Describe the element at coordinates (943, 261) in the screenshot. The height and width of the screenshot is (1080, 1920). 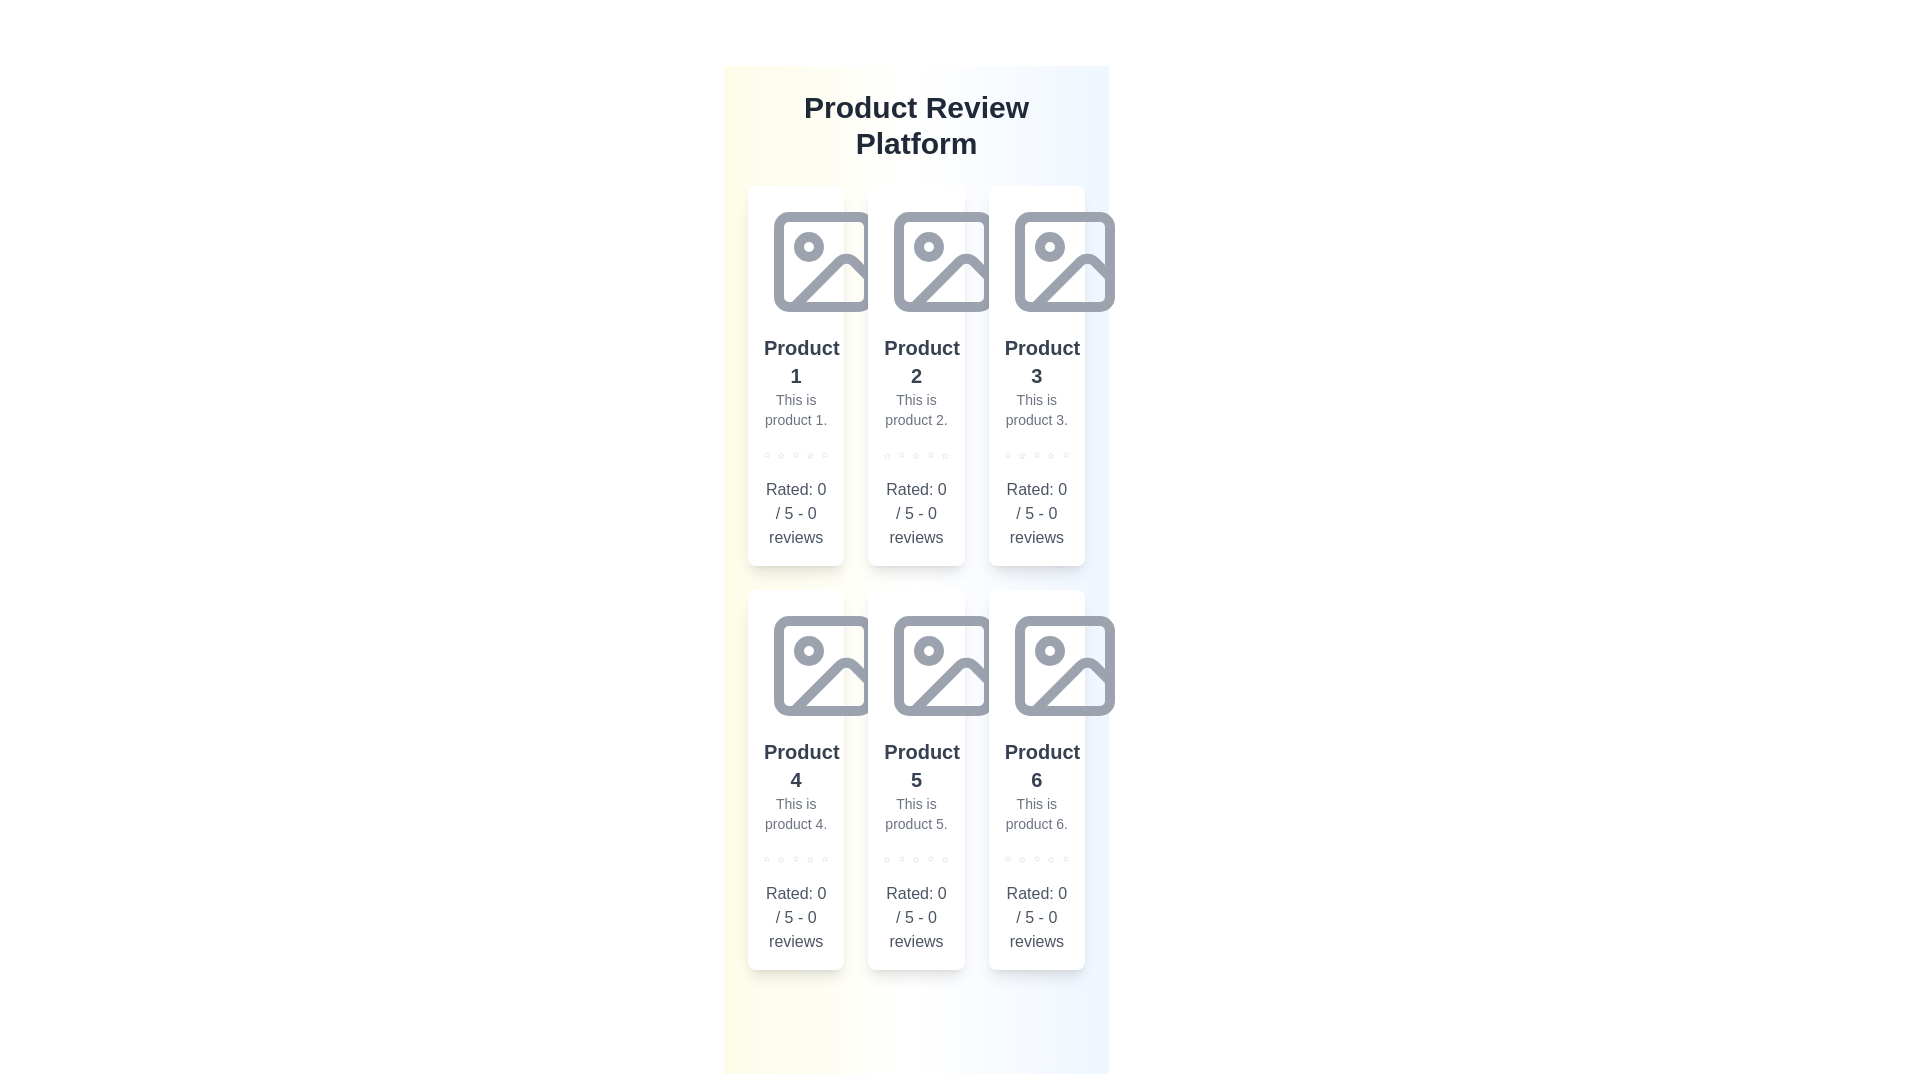
I see `the placeholder image for Product 2` at that location.